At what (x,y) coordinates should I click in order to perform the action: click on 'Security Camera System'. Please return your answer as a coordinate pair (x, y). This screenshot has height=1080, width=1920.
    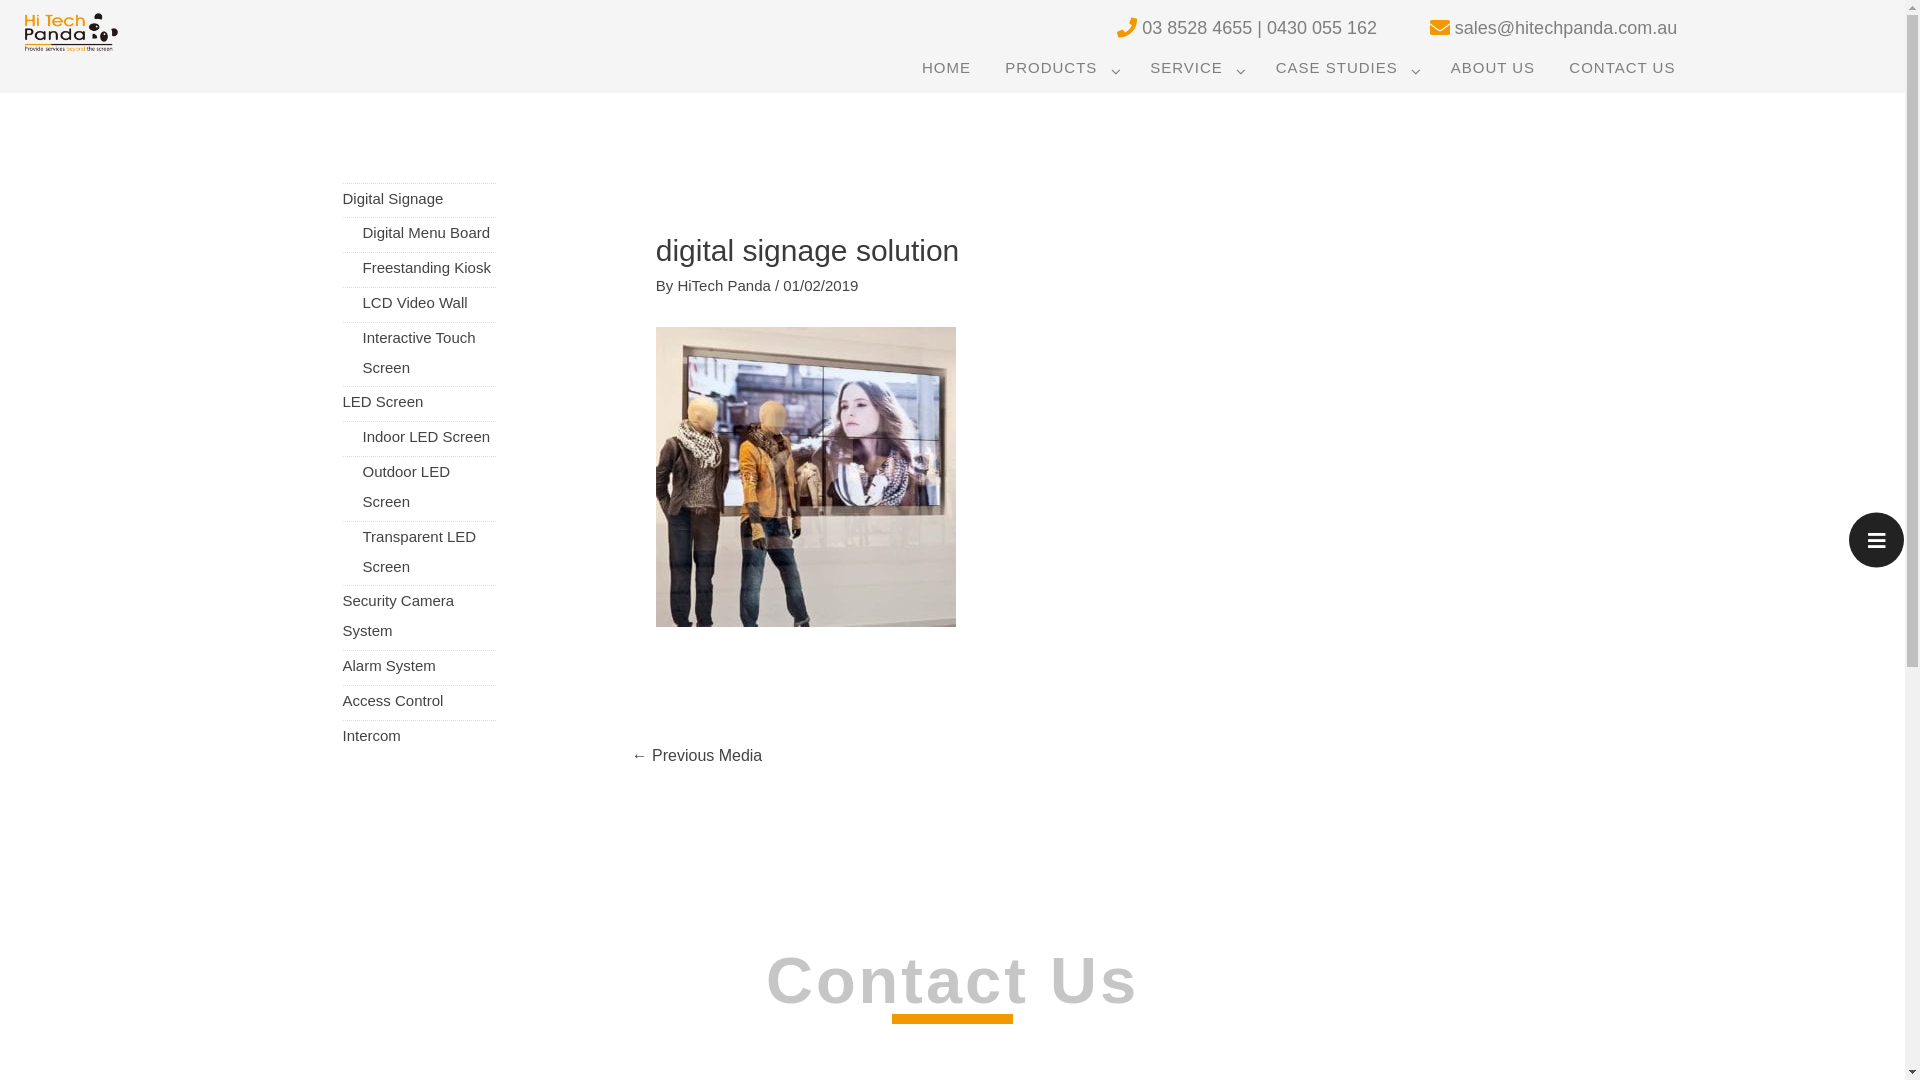
    Looking at the image, I should click on (398, 614).